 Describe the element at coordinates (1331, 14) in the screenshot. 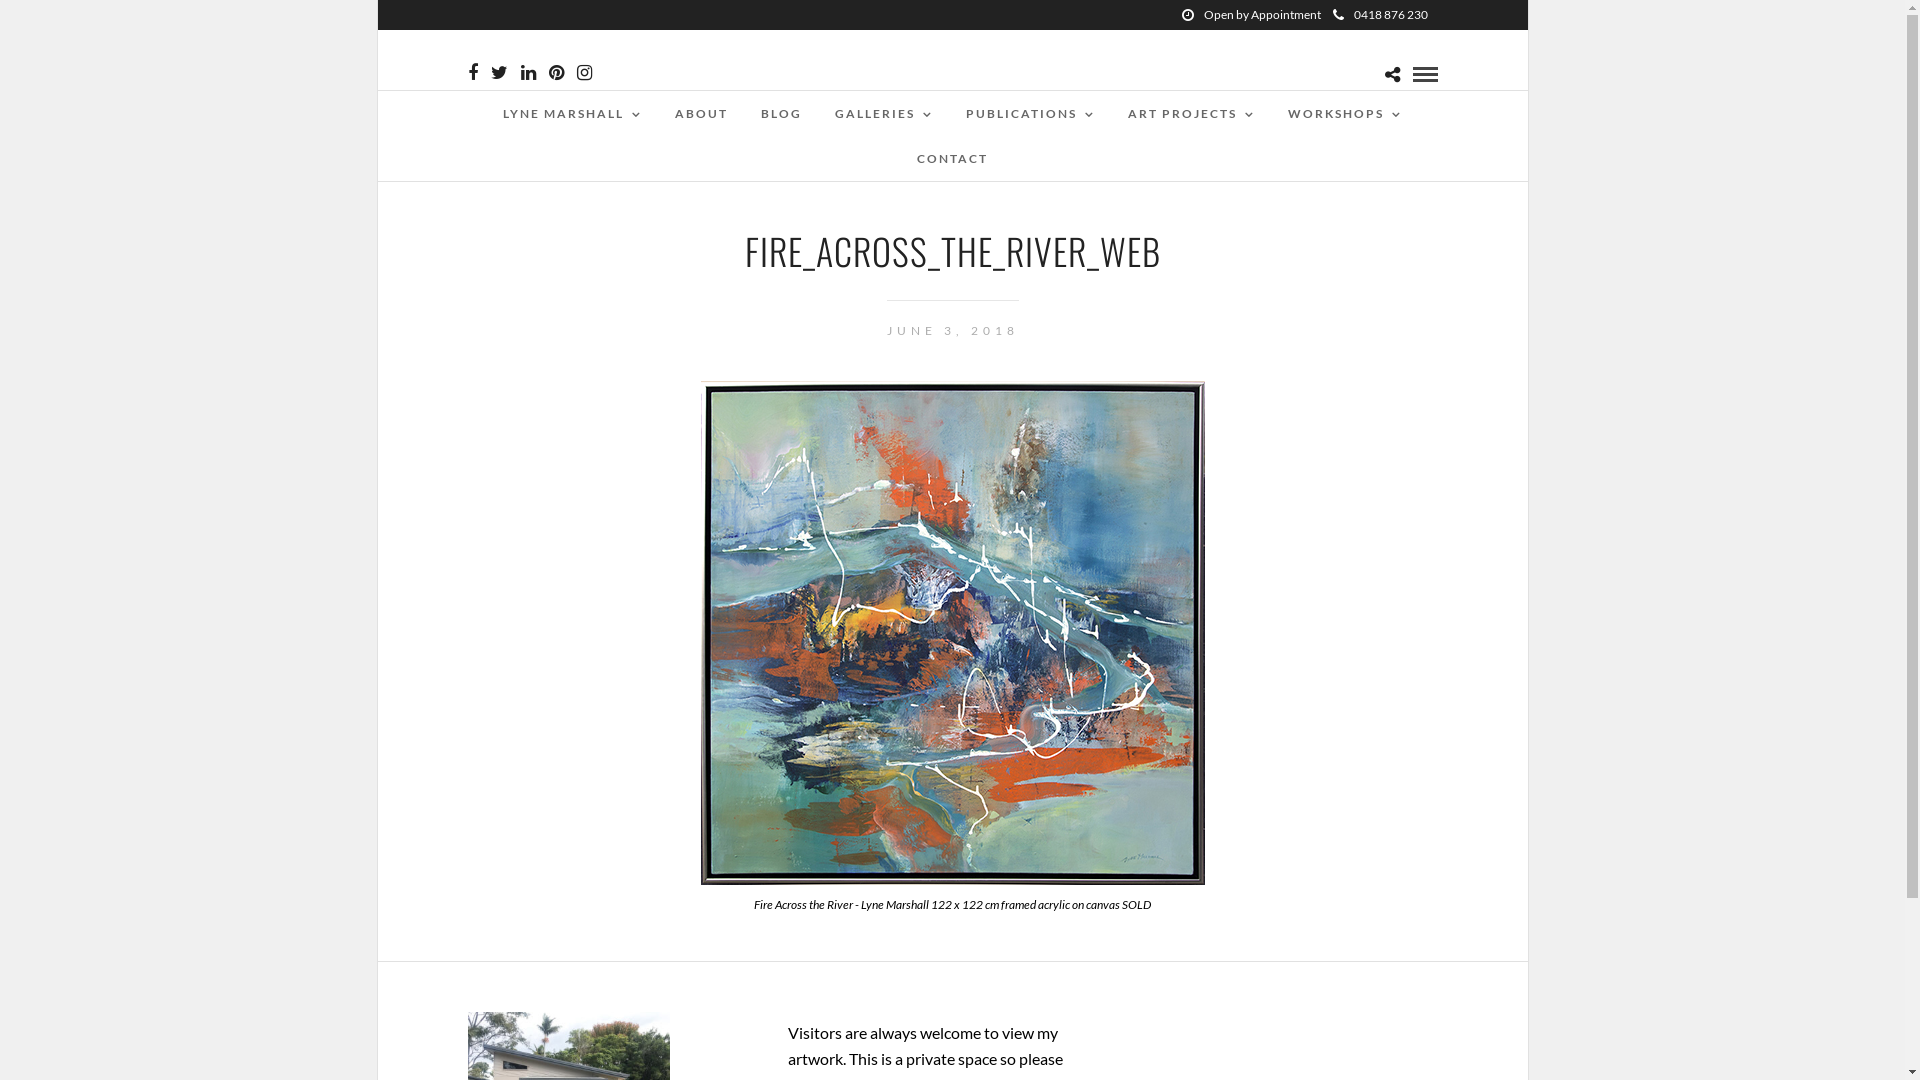

I see `'0418 876 230'` at that location.